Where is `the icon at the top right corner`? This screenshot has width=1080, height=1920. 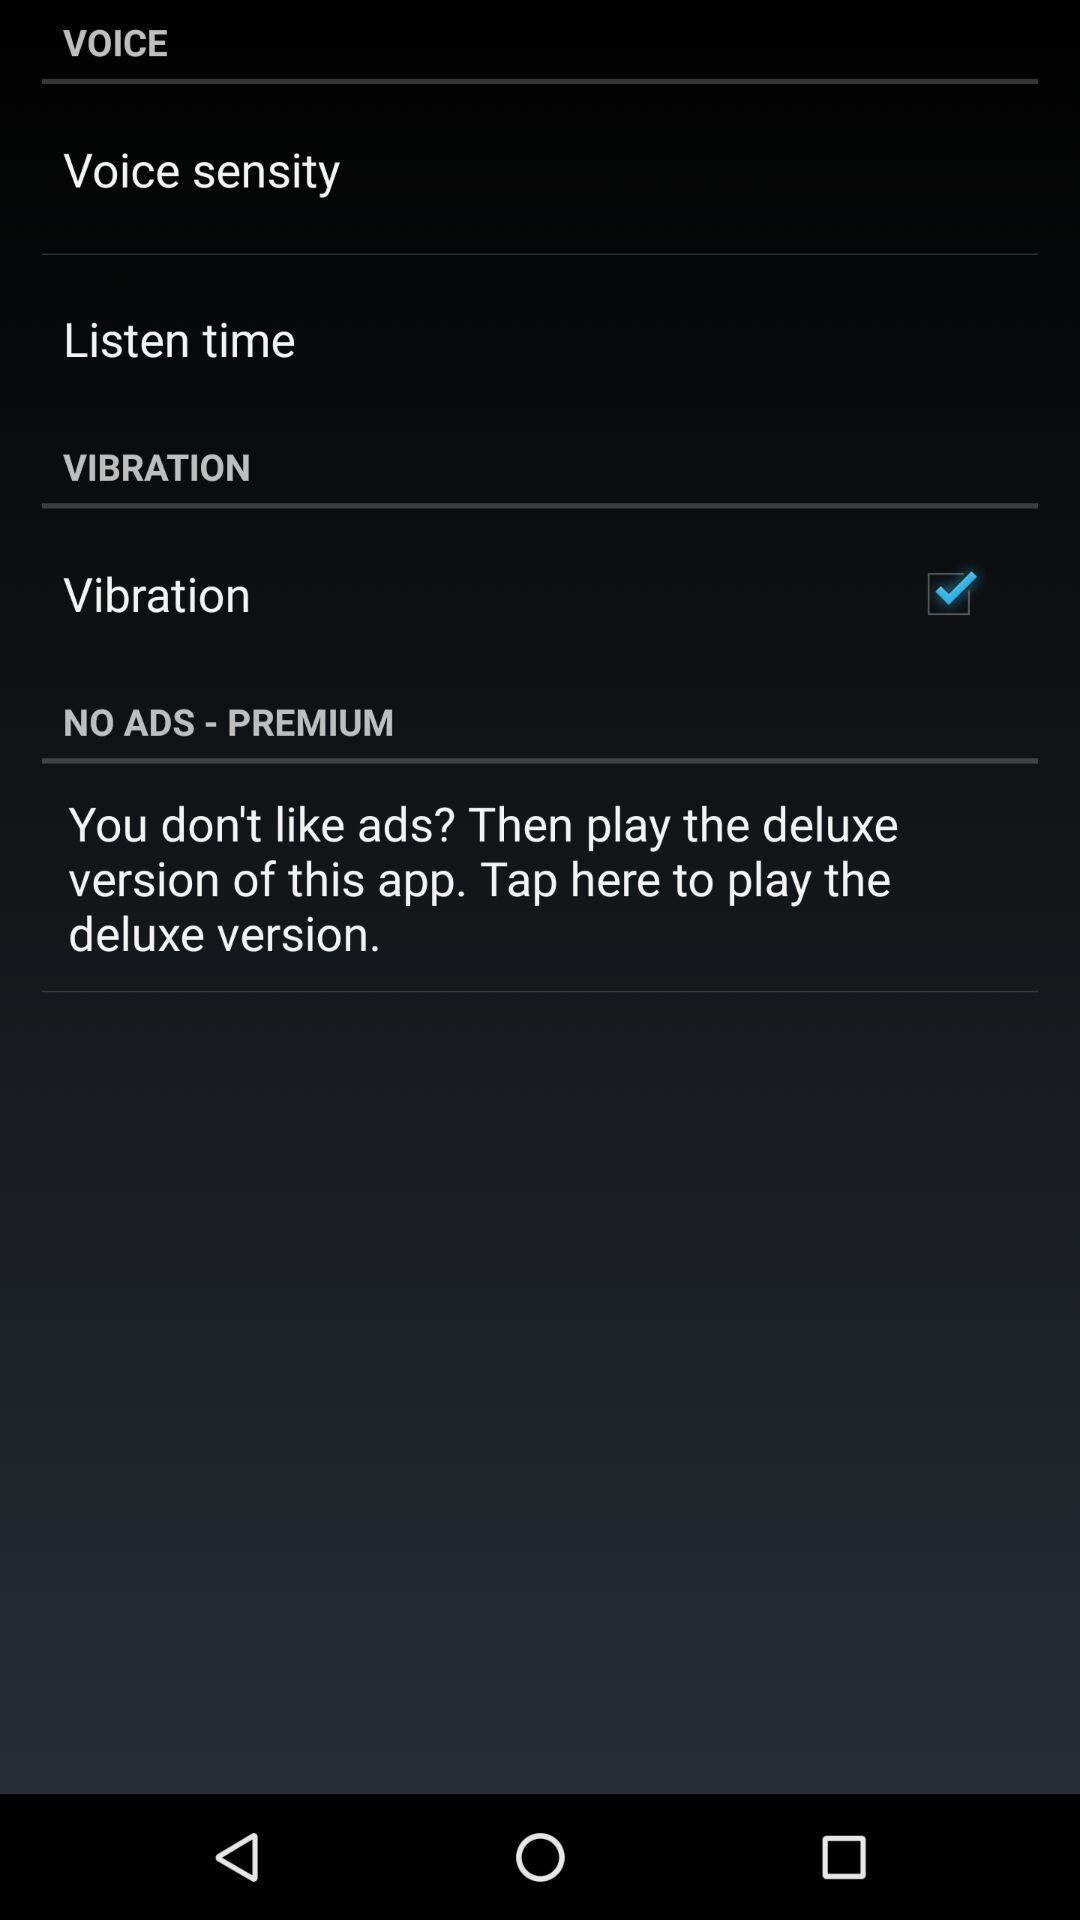 the icon at the top right corner is located at coordinates (947, 593).